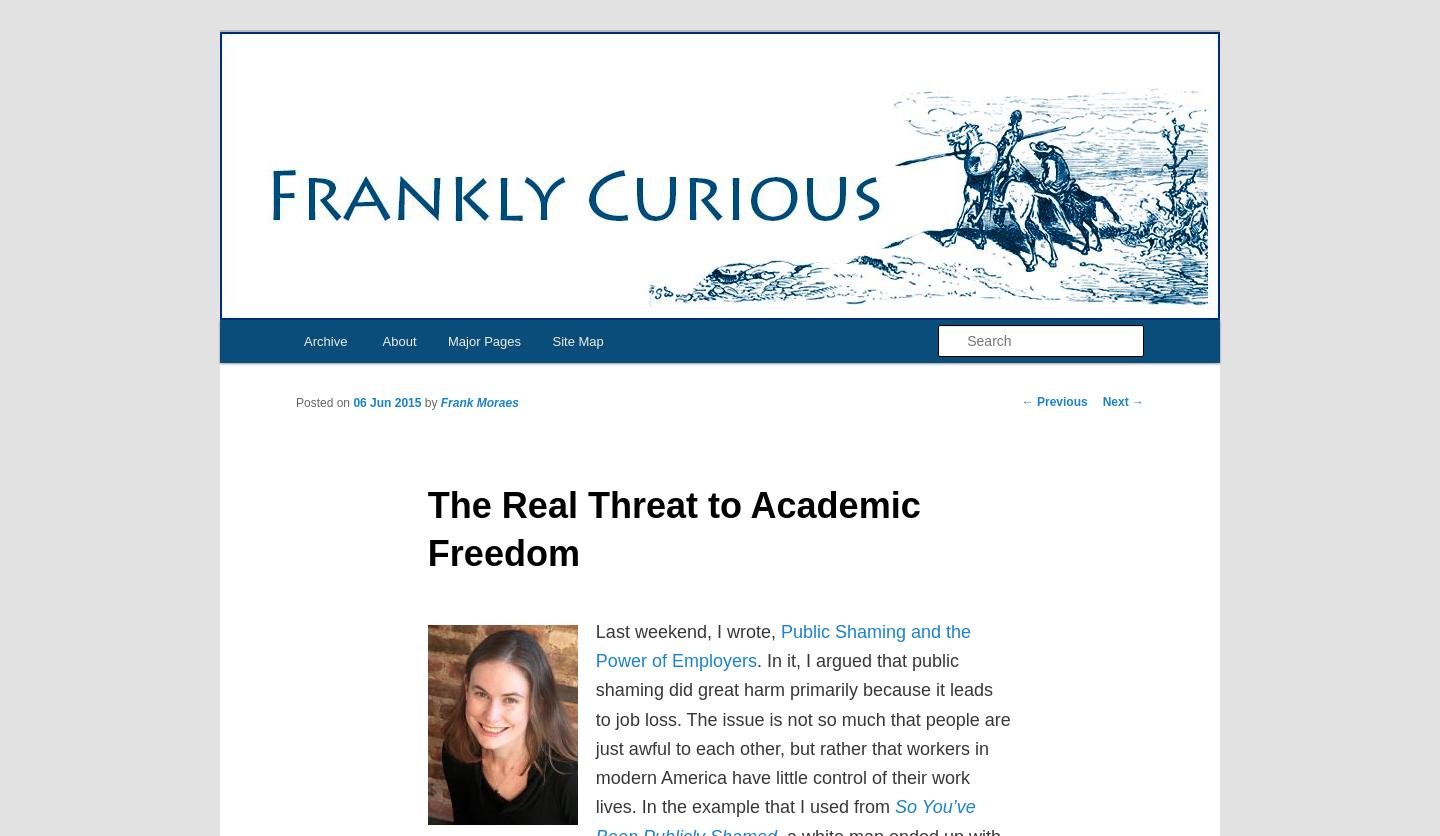 The height and width of the screenshot is (836, 1440). Describe the element at coordinates (352, 401) in the screenshot. I see `'06 Jun 2015'` at that location.